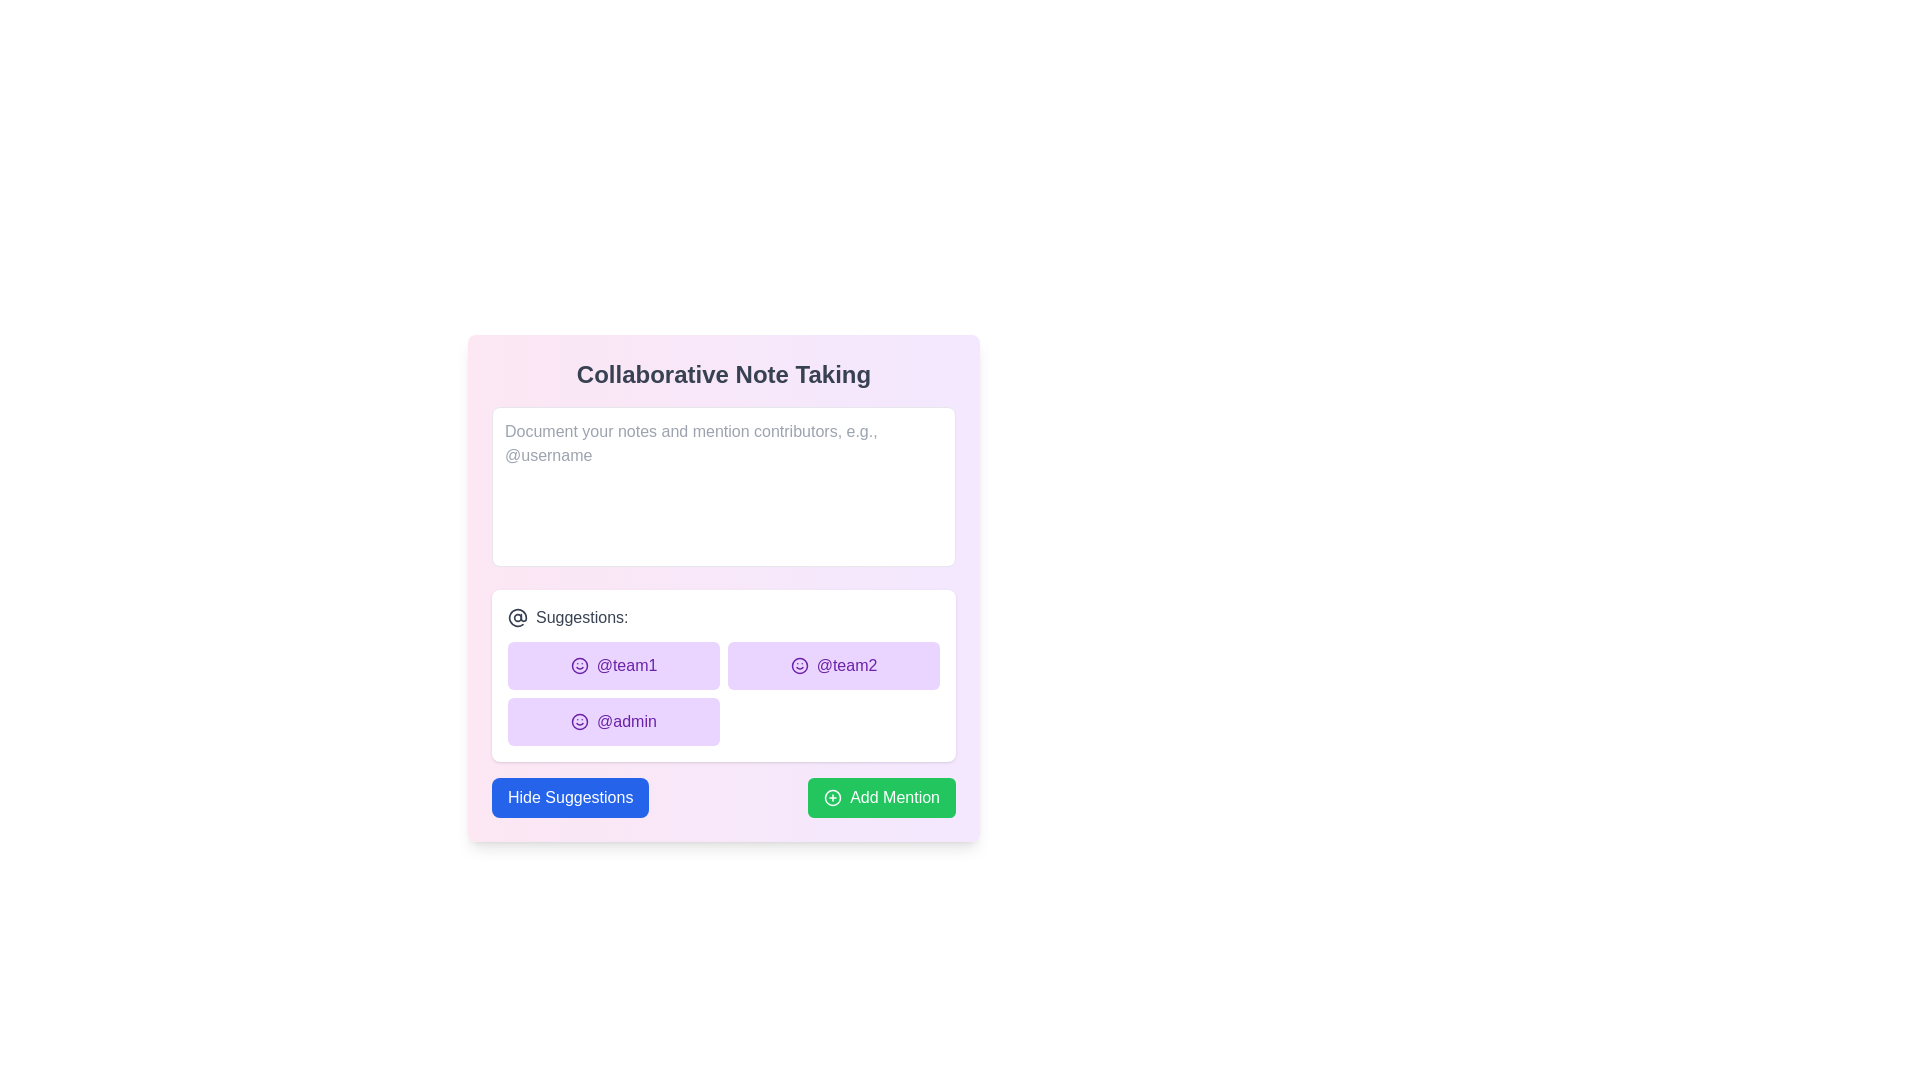 The image size is (1920, 1080). Describe the element at coordinates (613, 721) in the screenshot. I see `the rounded rectangular button with light purple background and dark purple text that displays '@admin'` at that location.